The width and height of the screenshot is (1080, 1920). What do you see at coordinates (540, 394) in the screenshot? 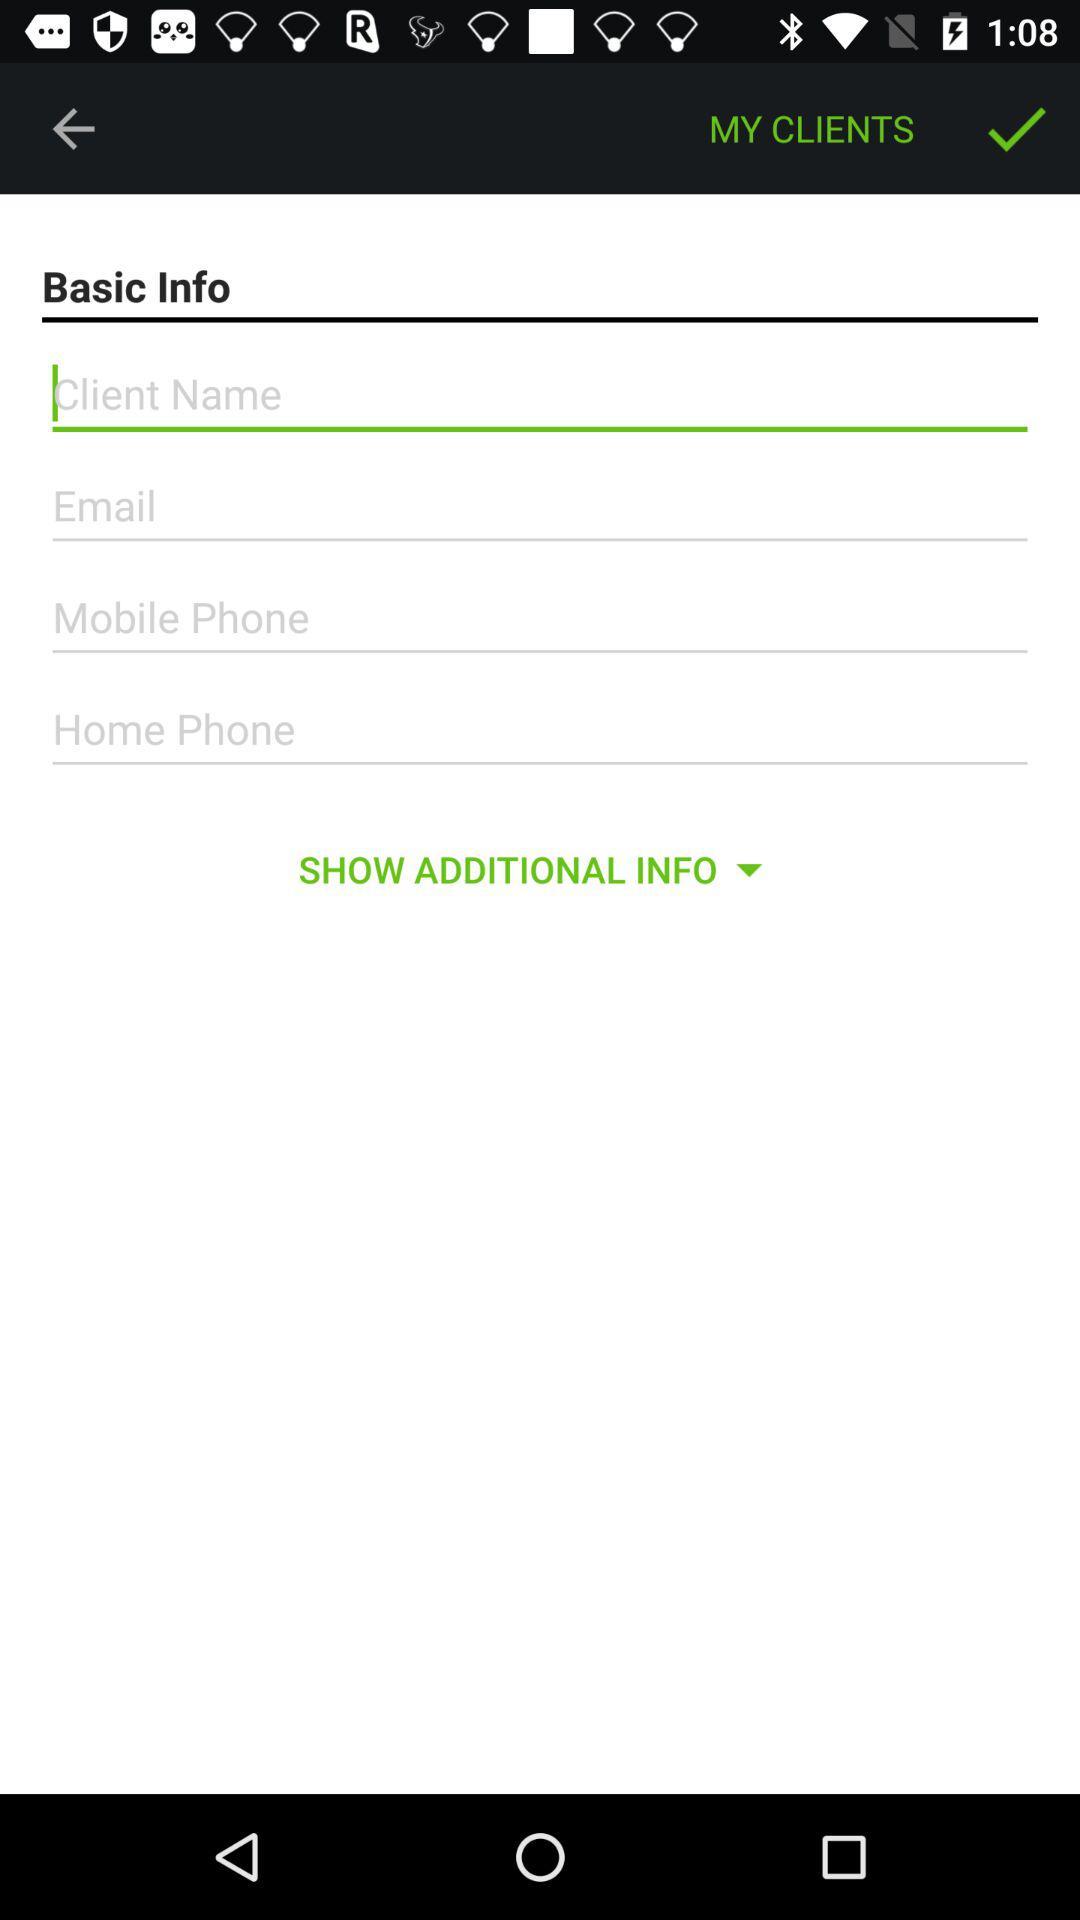
I see `edit client name` at bounding box center [540, 394].